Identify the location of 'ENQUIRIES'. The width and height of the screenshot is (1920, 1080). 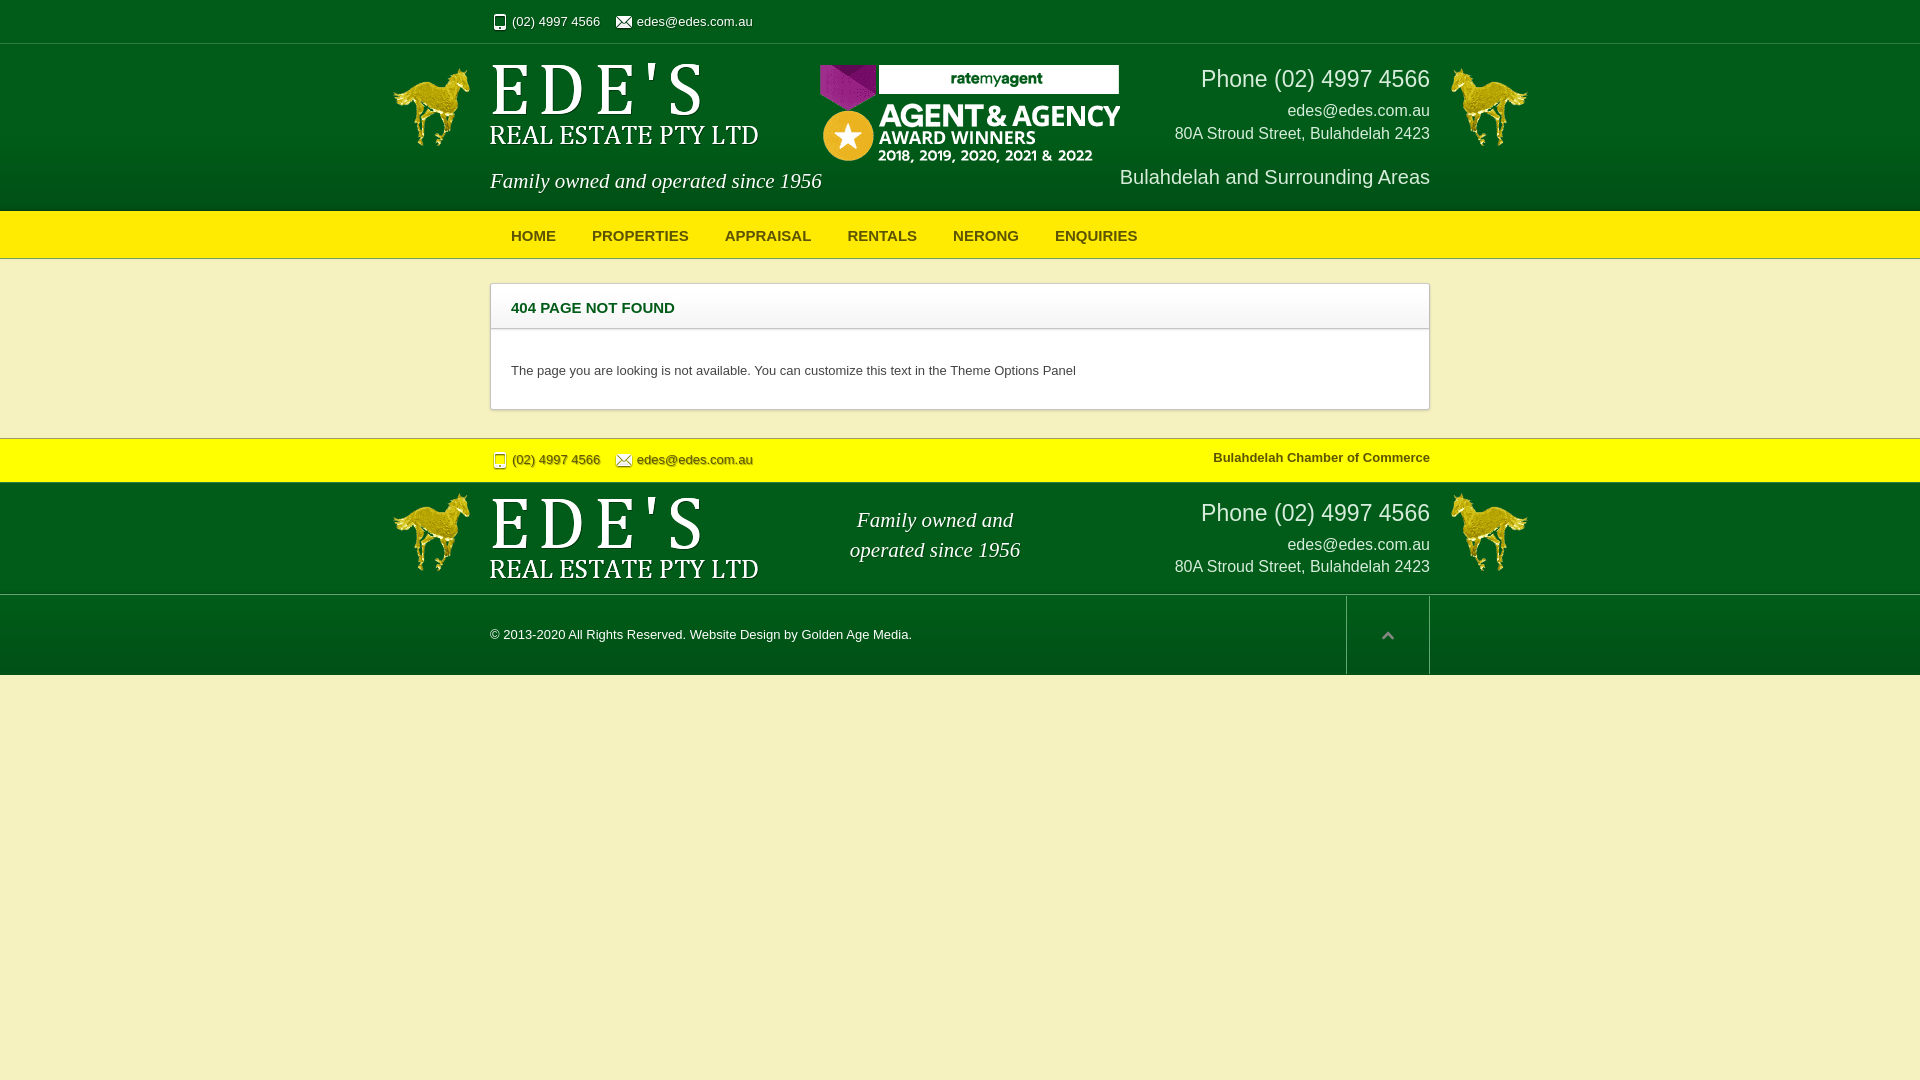
(1095, 233).